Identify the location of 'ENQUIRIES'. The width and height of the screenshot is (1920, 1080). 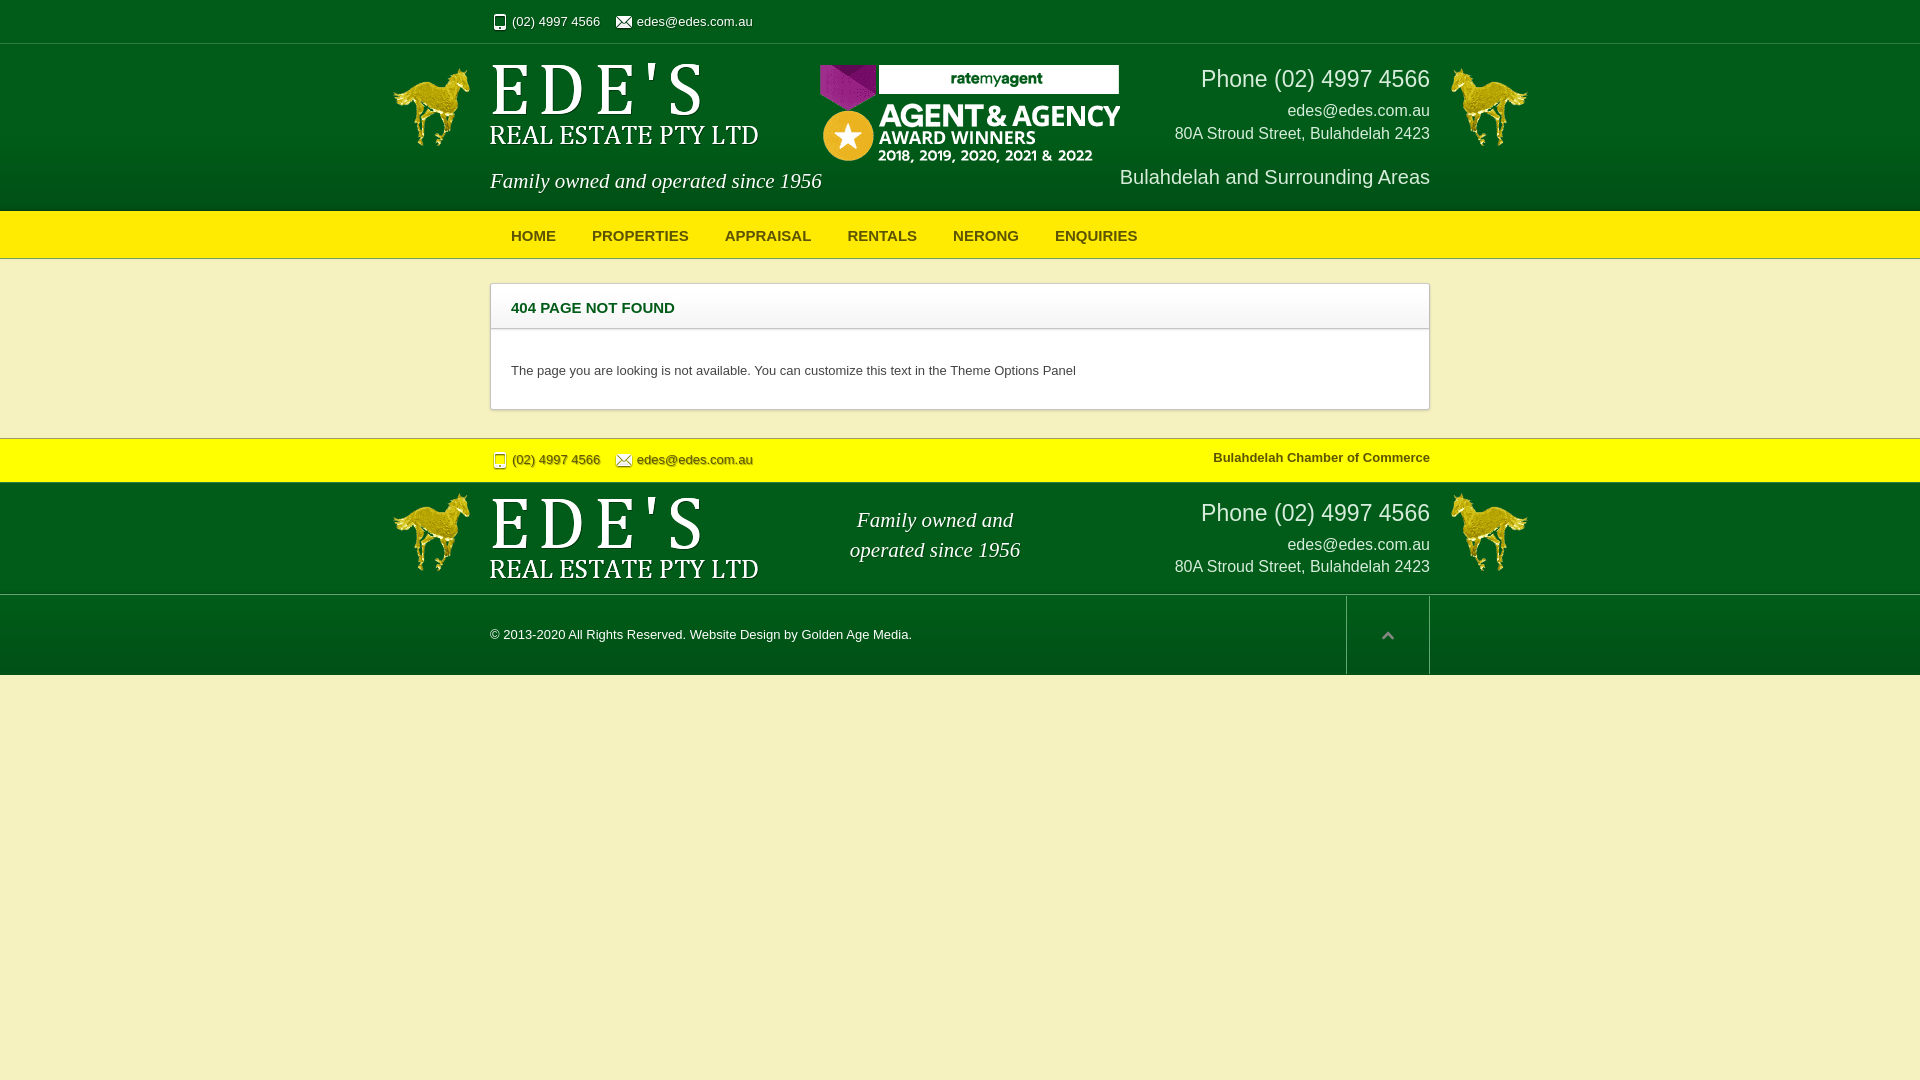
(1095, 233).